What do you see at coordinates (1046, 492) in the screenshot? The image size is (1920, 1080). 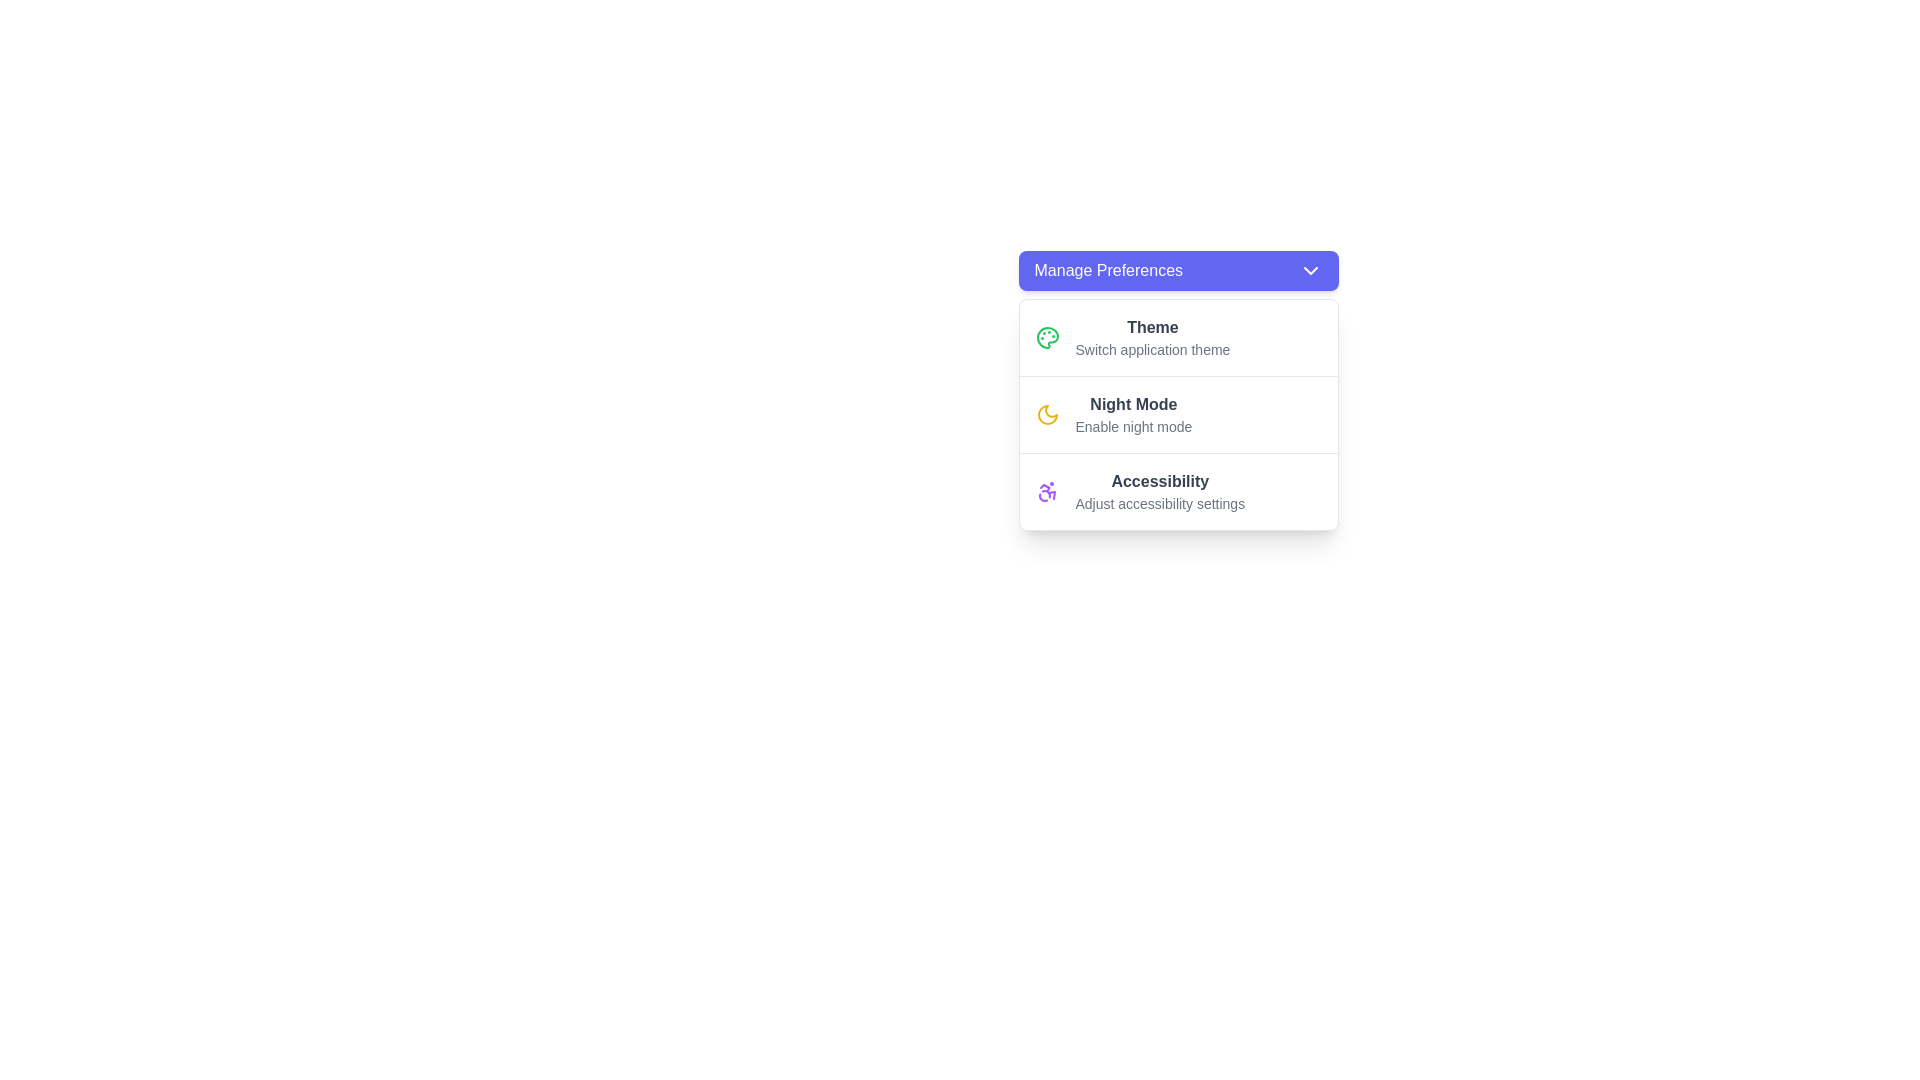 I see `the accessibility icon, which is the first icon in the dropdown menu under the 'Accessibility' section, visually aiding in identifying accessibility settings` at bounding box center [1046, 492].